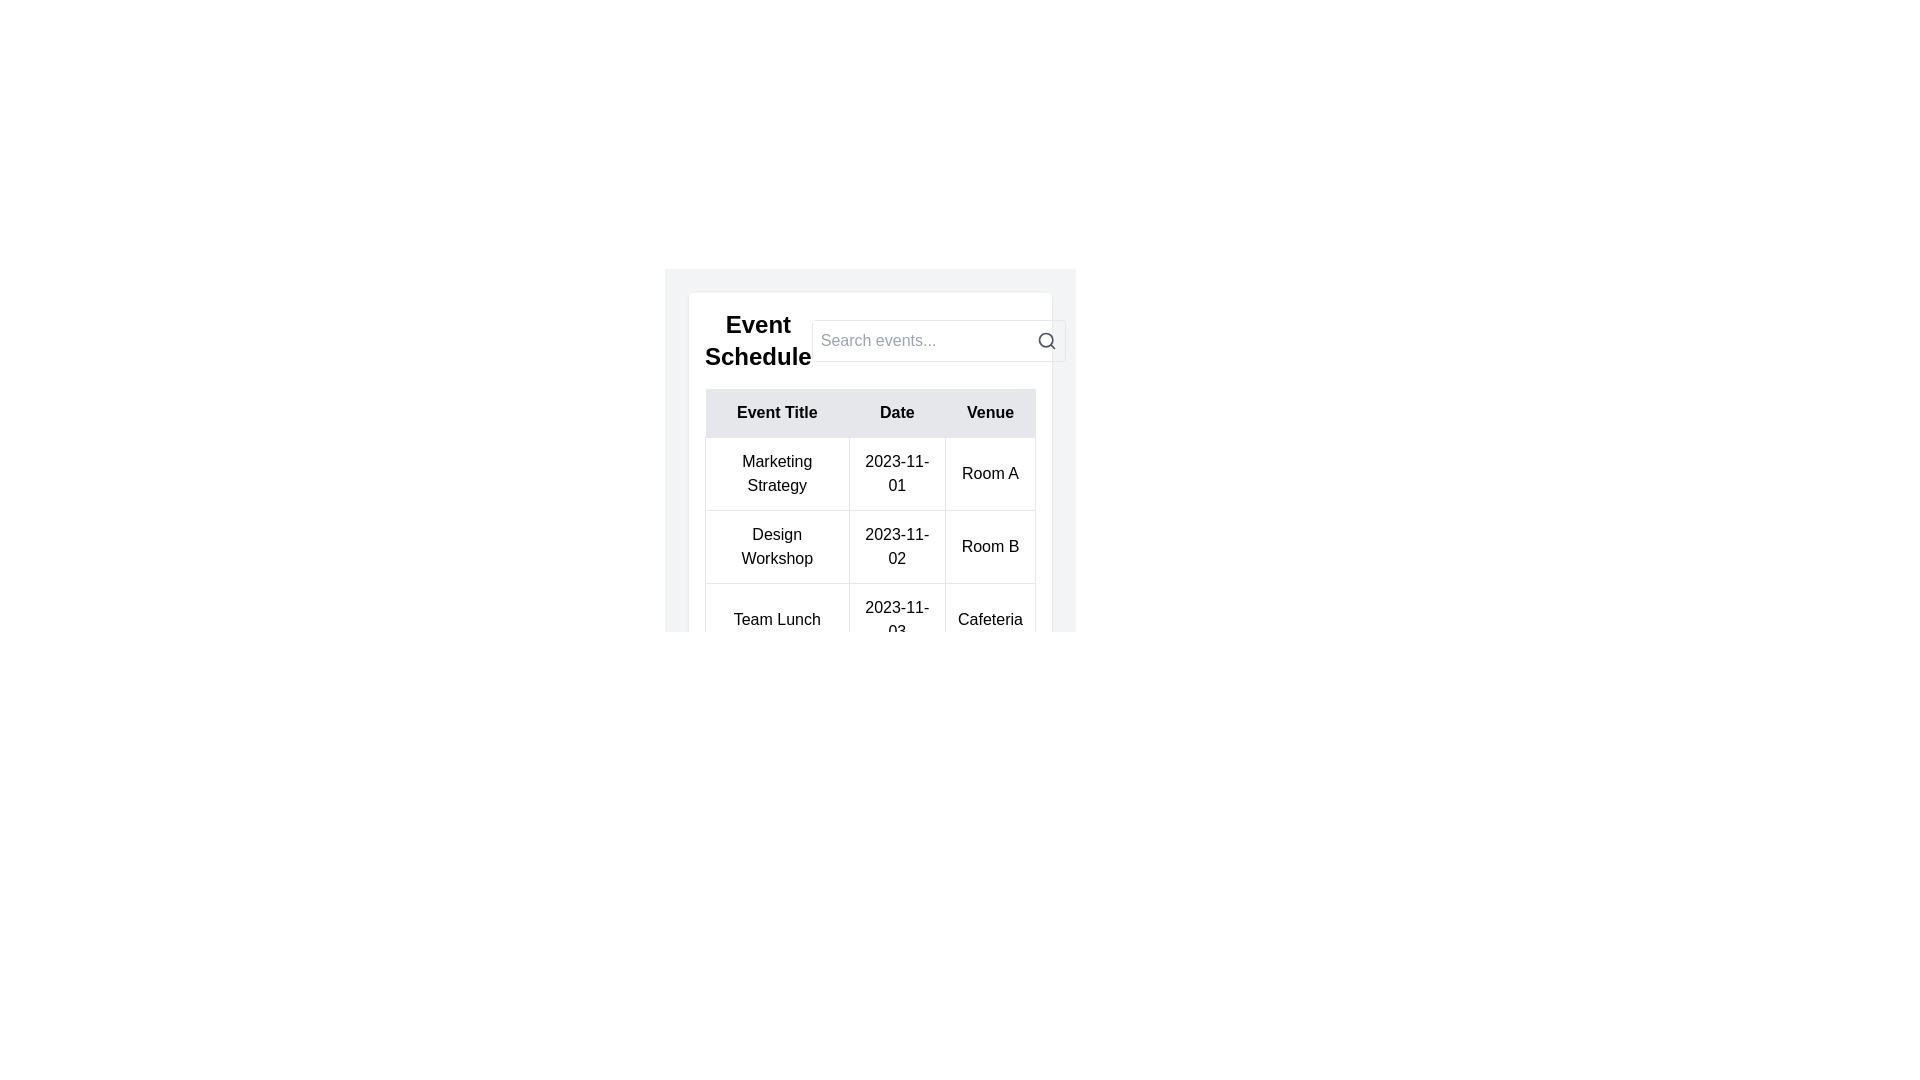  Describe the element at coordinates (896, 547) in the screenshot. I see `the text label displaying the scheduled date for the 'Design Workshop' event, located in the second row under the 'Date' column of the table` at that location.